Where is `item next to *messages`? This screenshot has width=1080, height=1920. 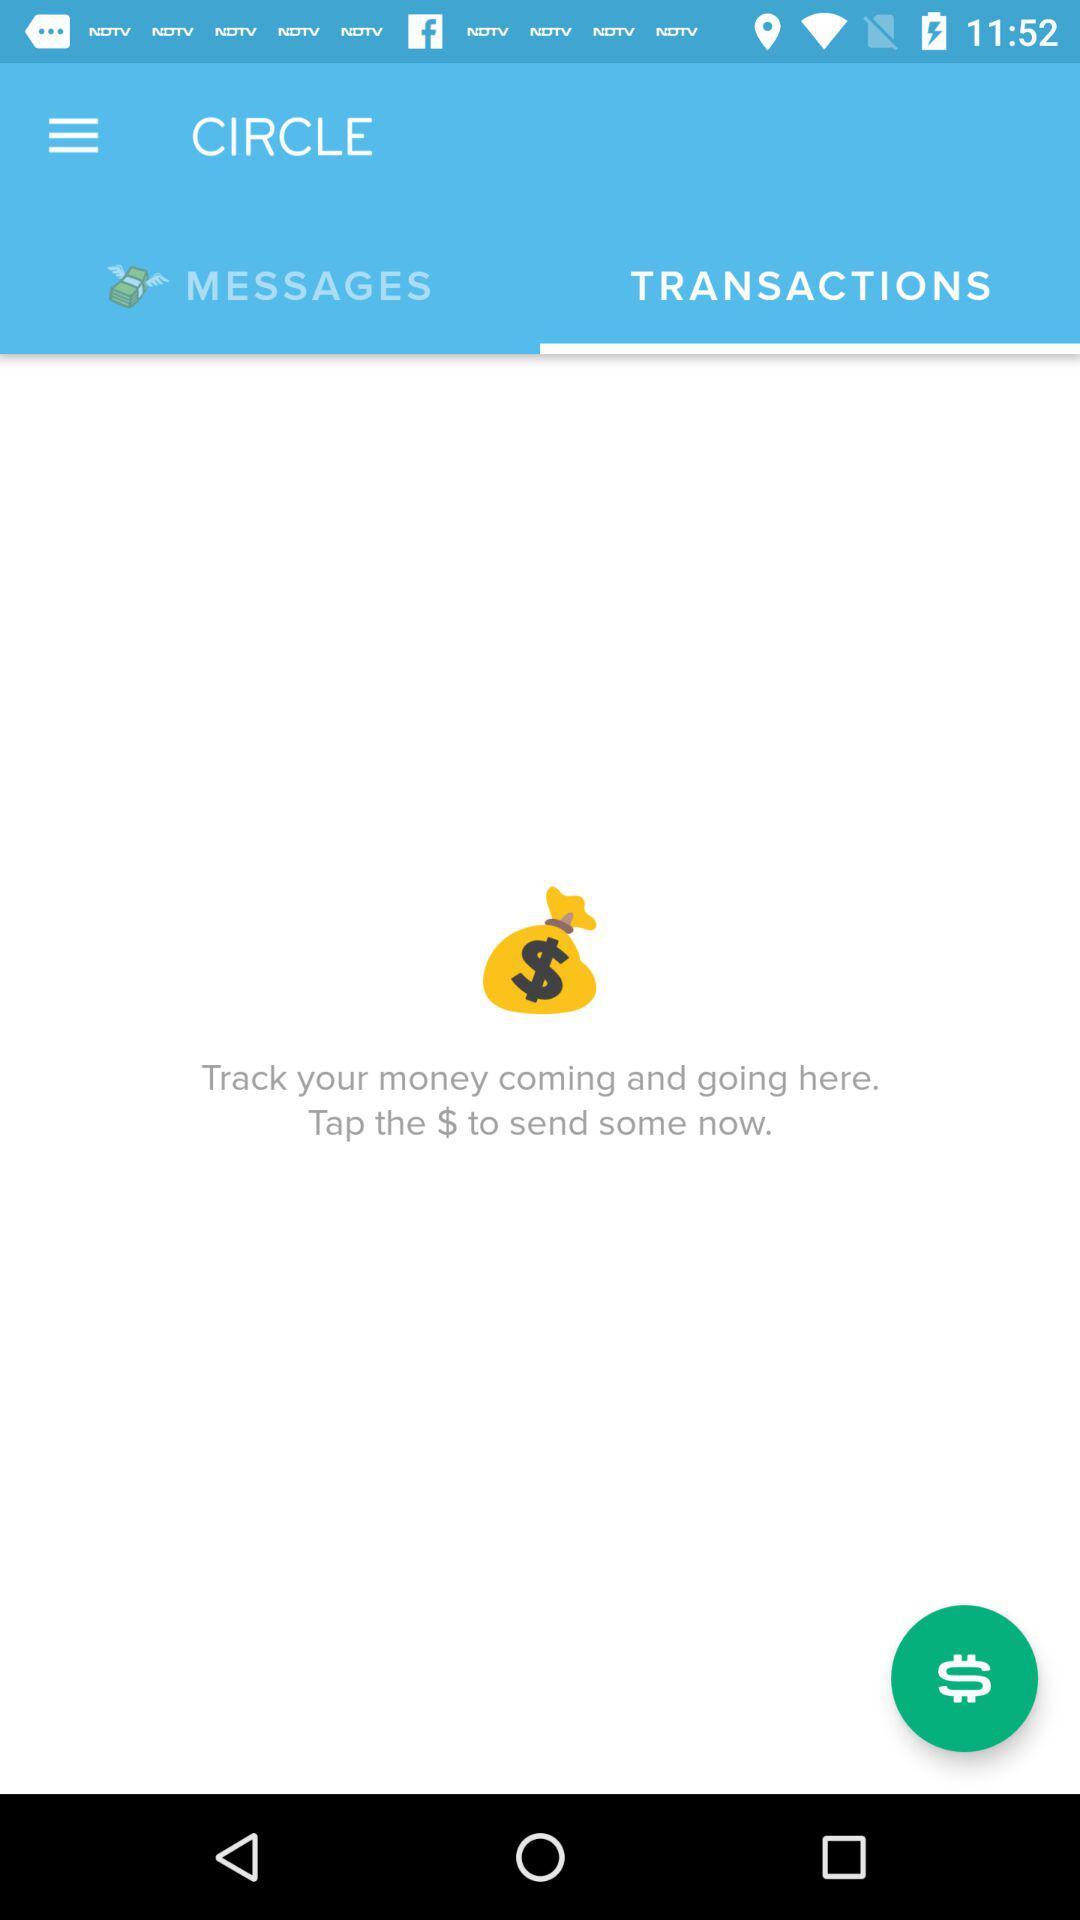 item next to *messages is located at coordinates (810, 285).